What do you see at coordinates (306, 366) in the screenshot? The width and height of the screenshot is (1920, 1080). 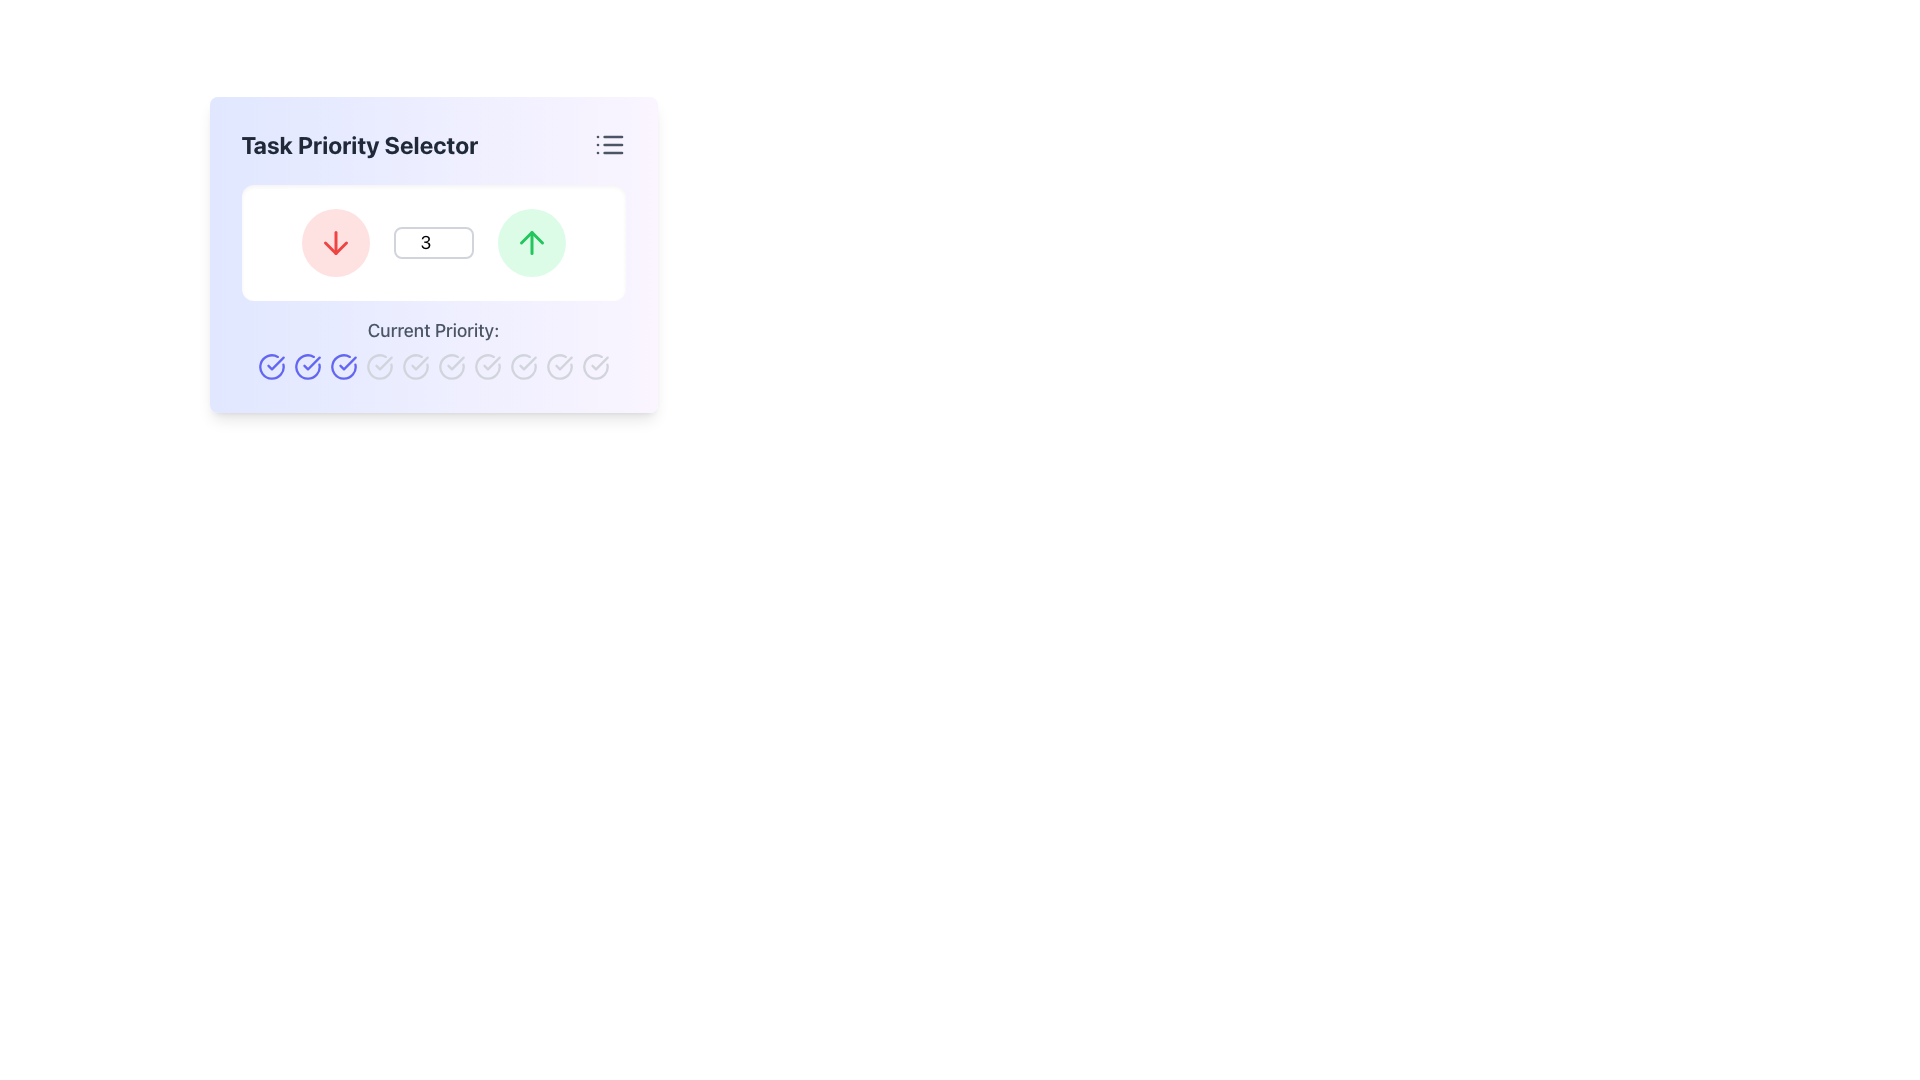 I see `the third circular icon from the left in the 'Task Priority Selector' section` at bounding box center [306, 366].